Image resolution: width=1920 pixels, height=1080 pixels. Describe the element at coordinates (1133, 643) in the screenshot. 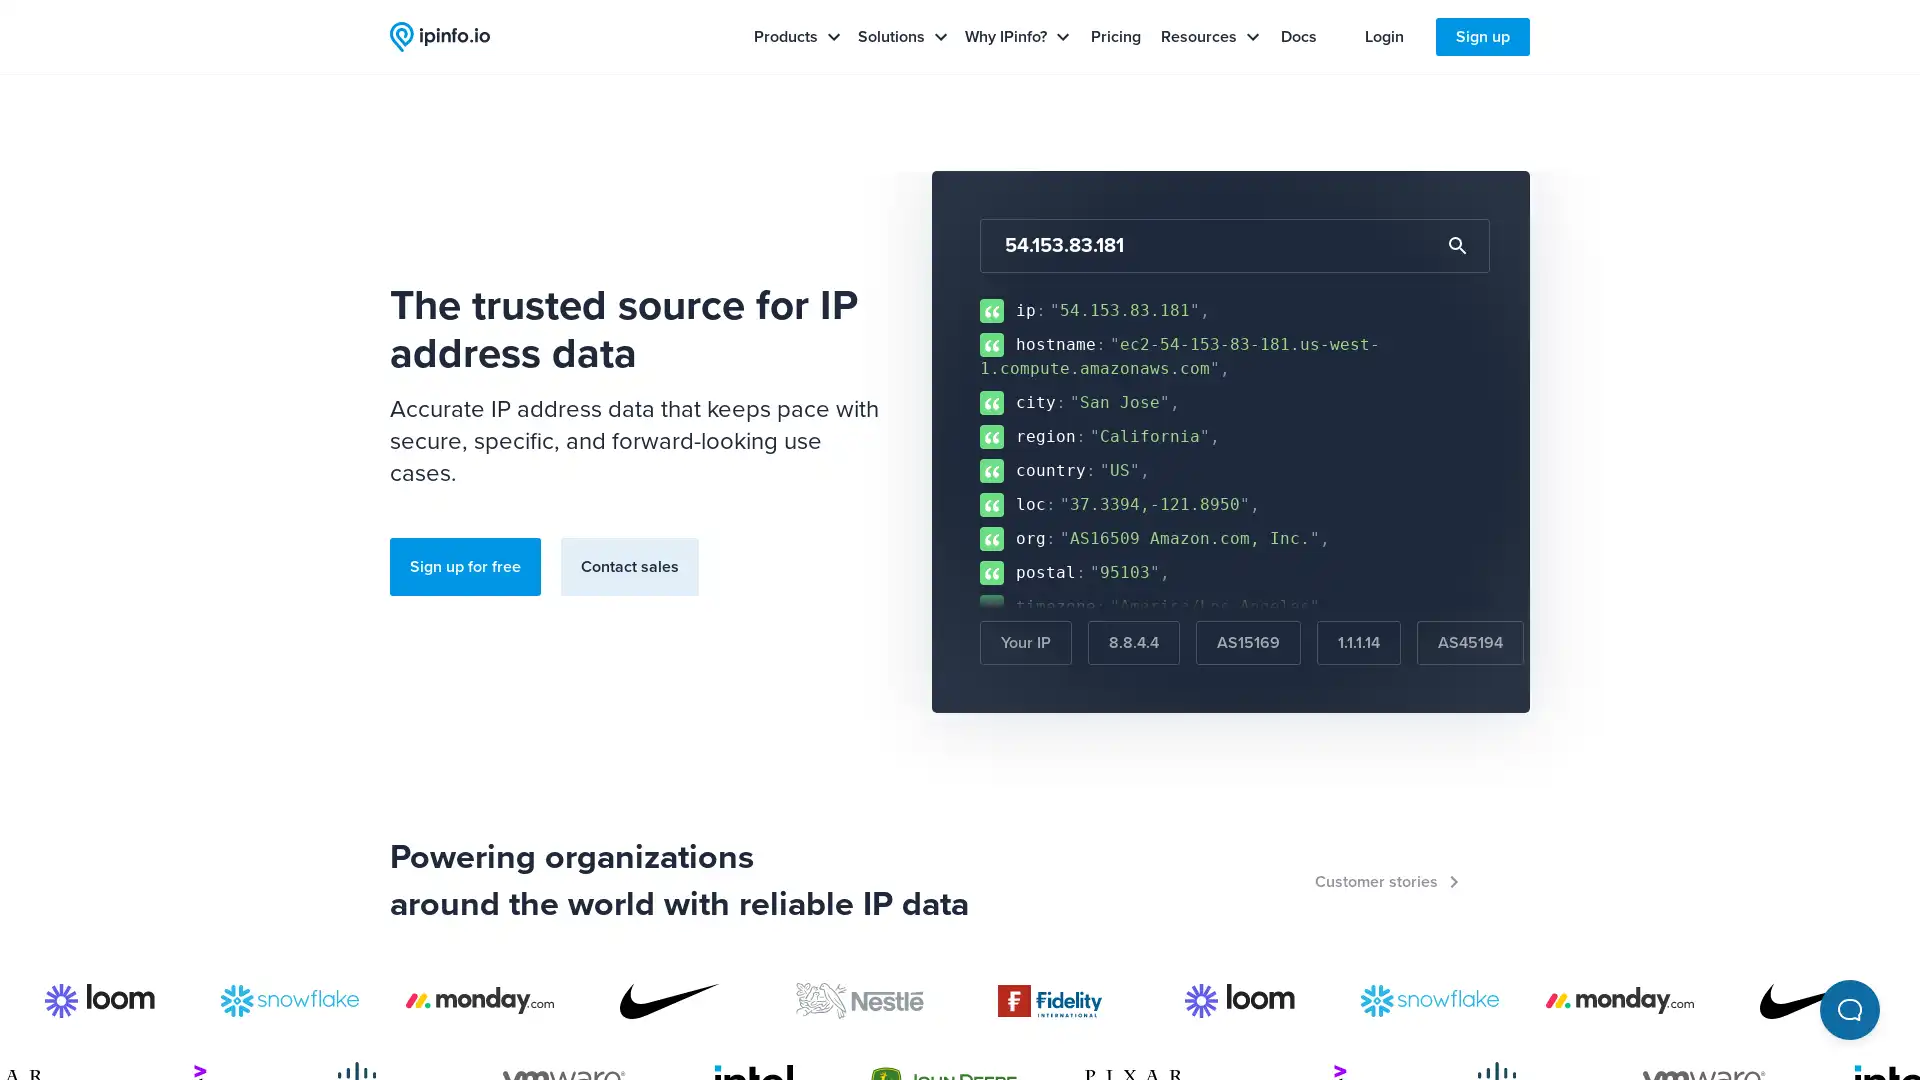

I see `8.8.4.4` at that location.